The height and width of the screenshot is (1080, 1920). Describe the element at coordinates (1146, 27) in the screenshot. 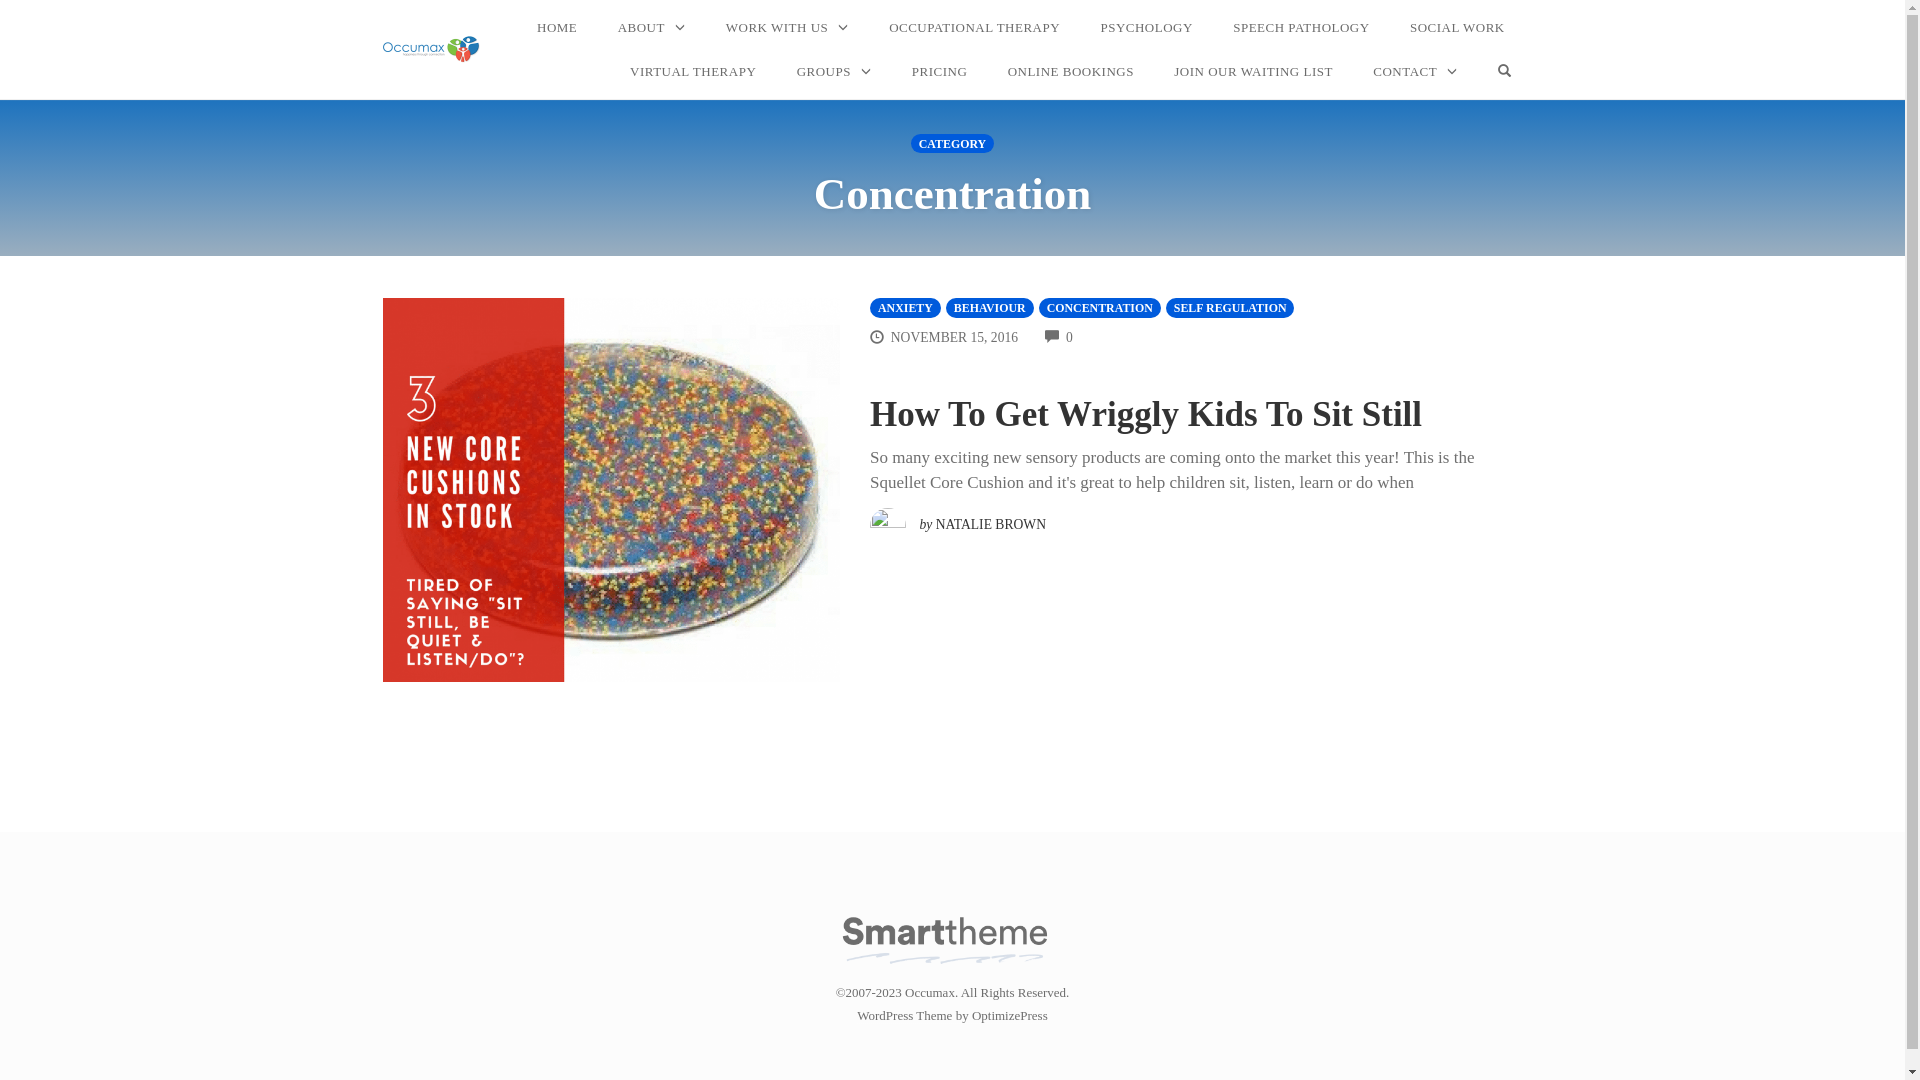

I see `'PSYCHOLOGY'` at that location.